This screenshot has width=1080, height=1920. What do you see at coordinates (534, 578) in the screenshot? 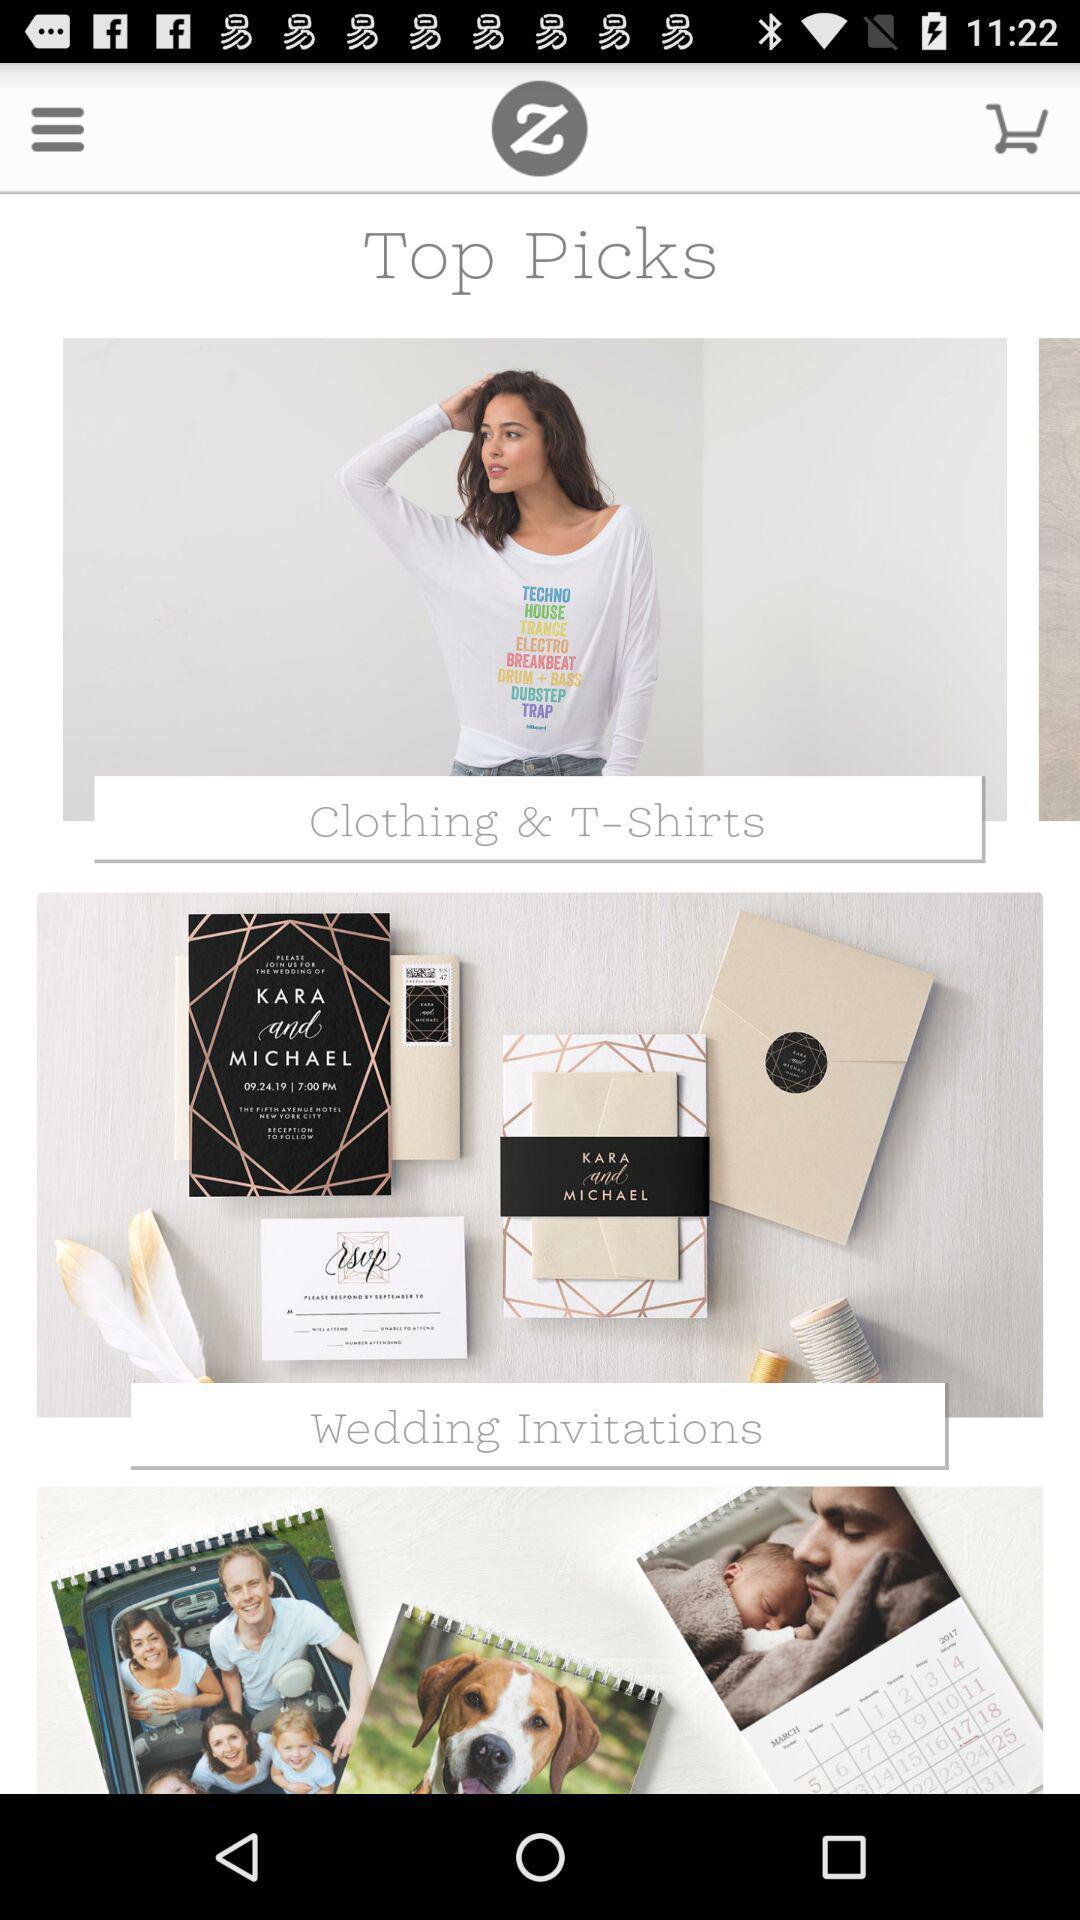
I see `clothing options tab` at bounding box center [534, 578].